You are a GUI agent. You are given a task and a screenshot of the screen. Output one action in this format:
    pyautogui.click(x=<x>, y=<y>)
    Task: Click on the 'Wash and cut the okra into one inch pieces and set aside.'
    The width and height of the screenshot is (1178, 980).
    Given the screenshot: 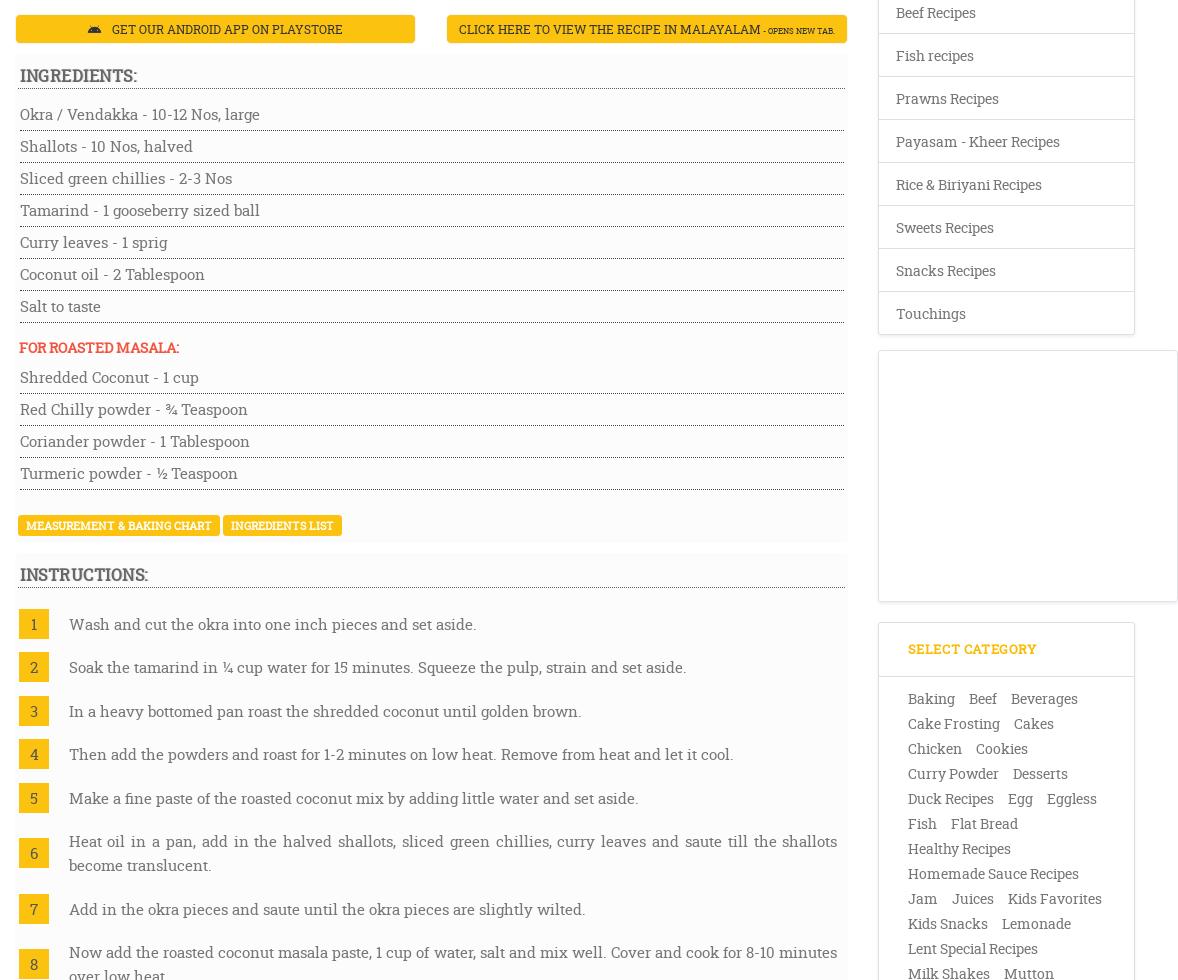 What is the action you would take?
    pyautogui.click(x=271, y=622)
    